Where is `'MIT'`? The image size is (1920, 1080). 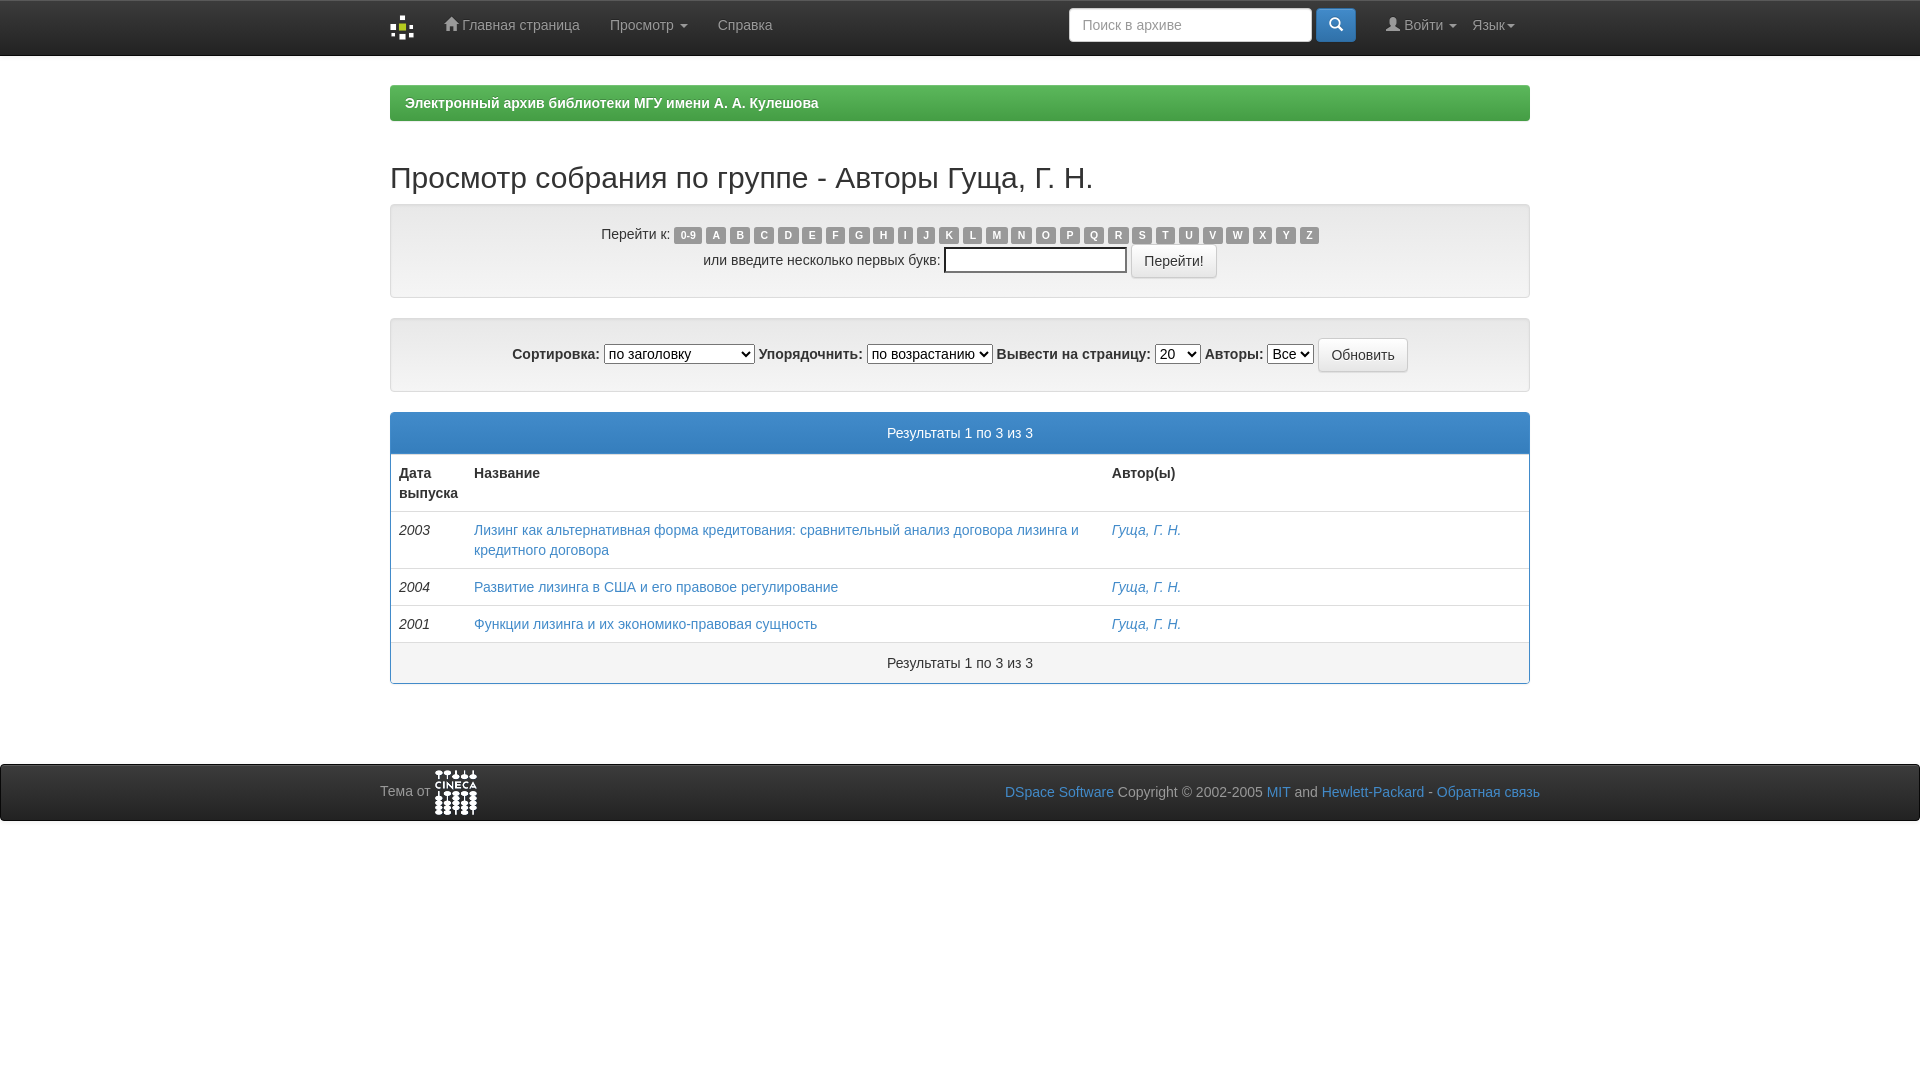
'MIT' is located at coordinates (1277, 790).